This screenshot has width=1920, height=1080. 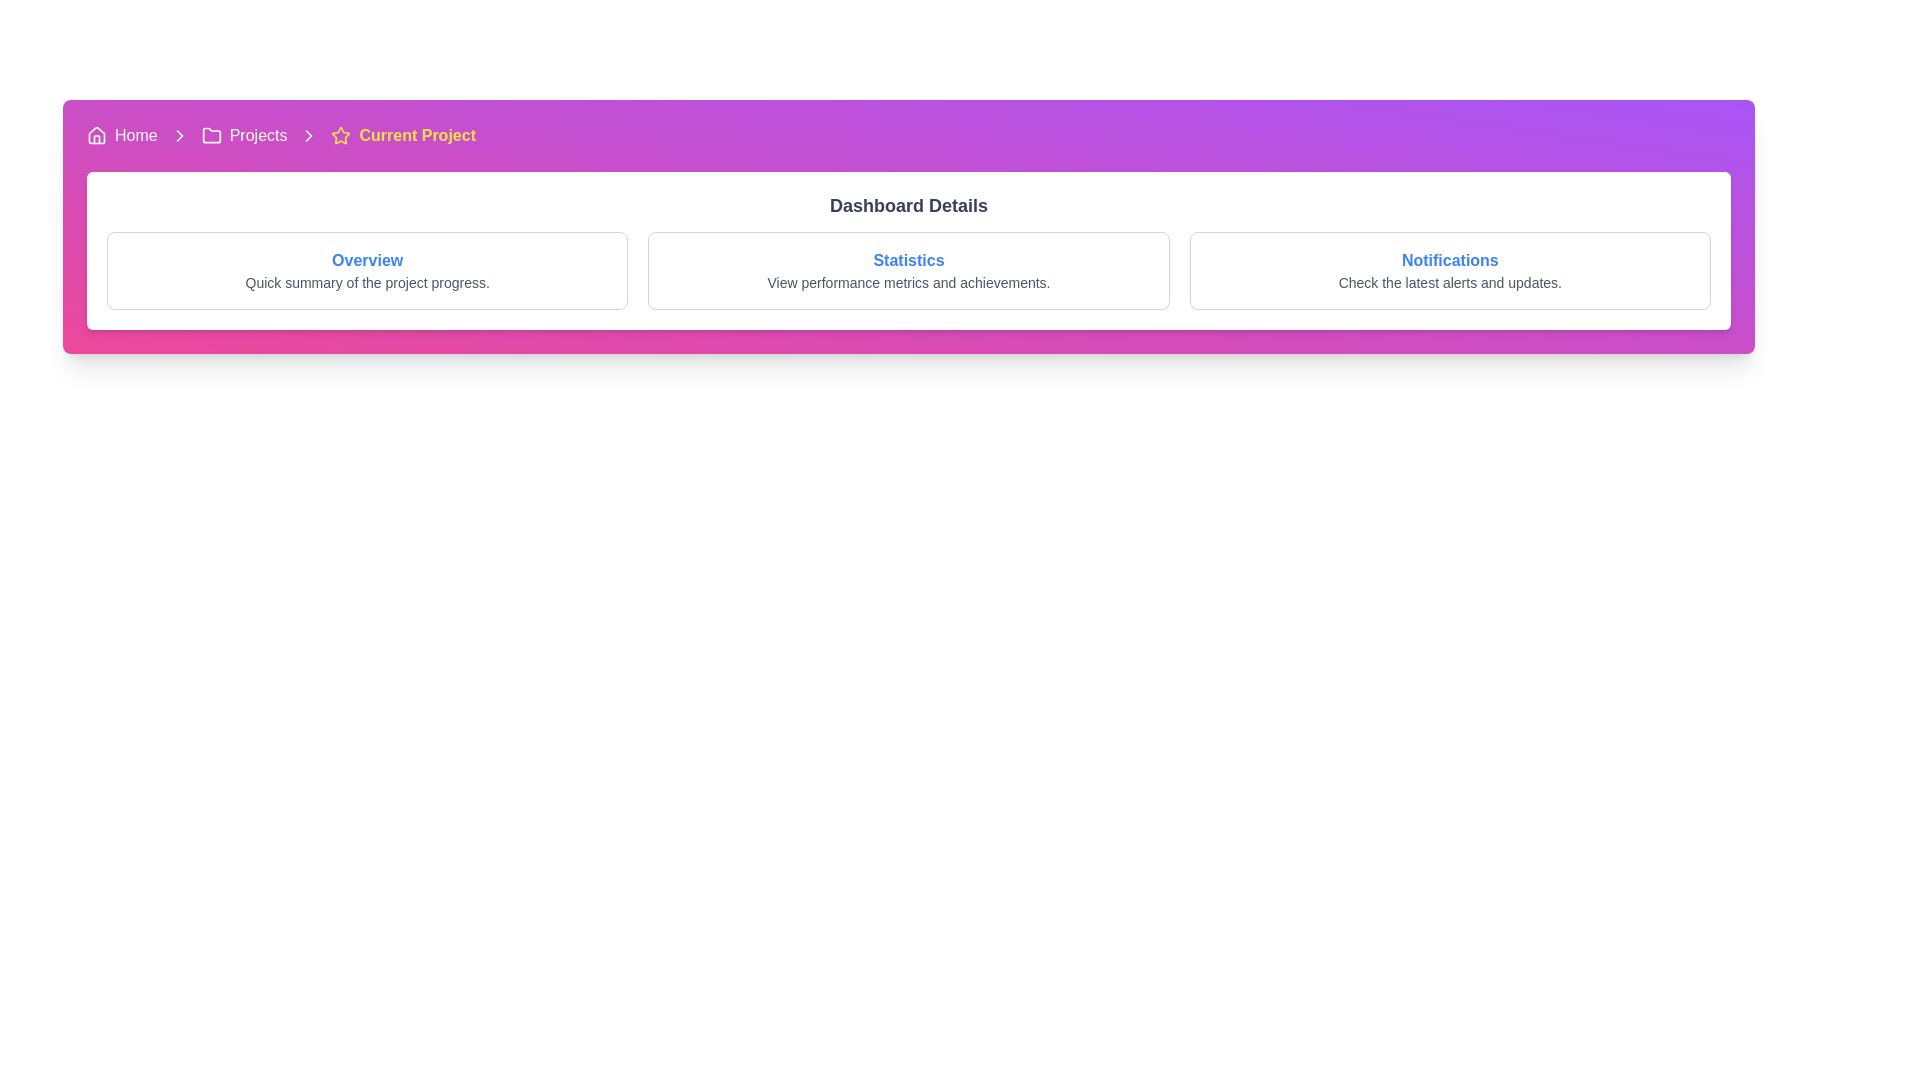 I want to click on the 'Home' text link in the breadcrumb navigation bar, so click(x=135, y=135).